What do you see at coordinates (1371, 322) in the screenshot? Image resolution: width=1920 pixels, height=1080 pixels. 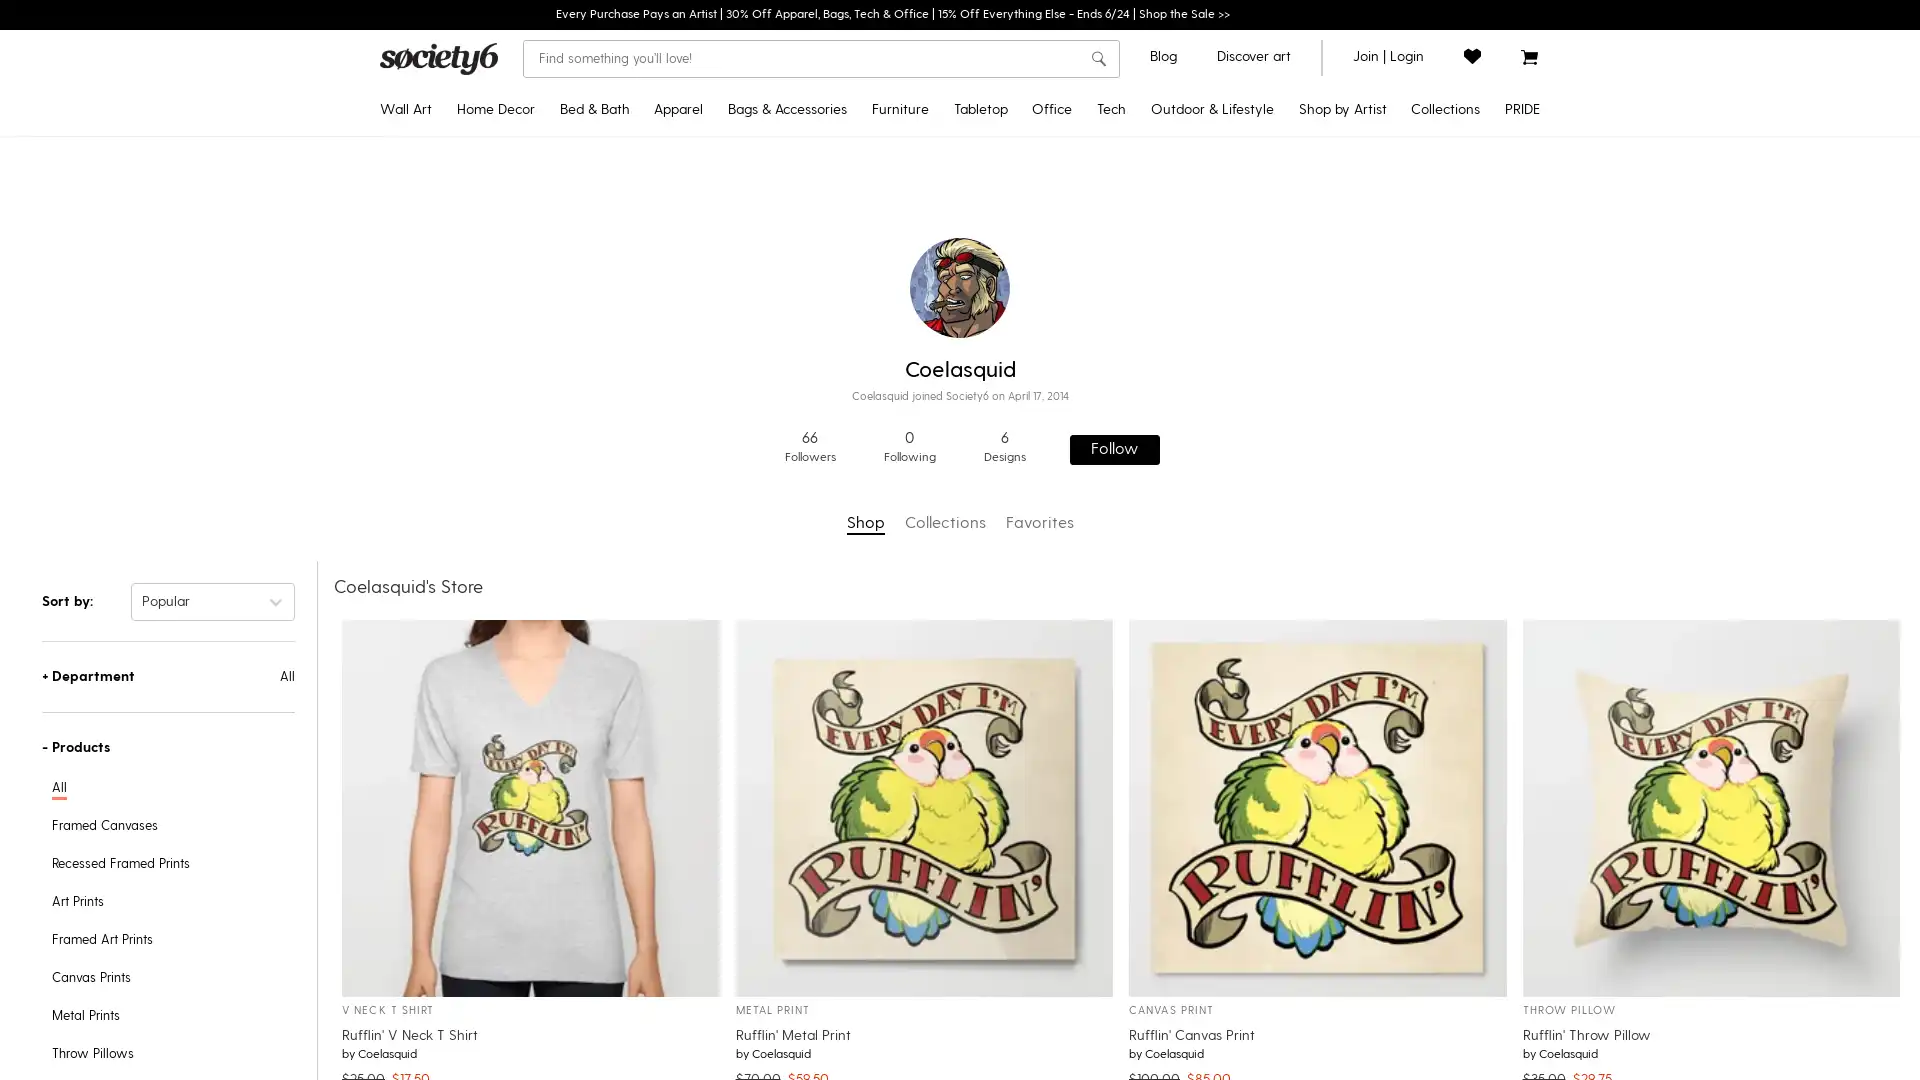 I see `Curator's Picks` at bounding box center [1371, 322].